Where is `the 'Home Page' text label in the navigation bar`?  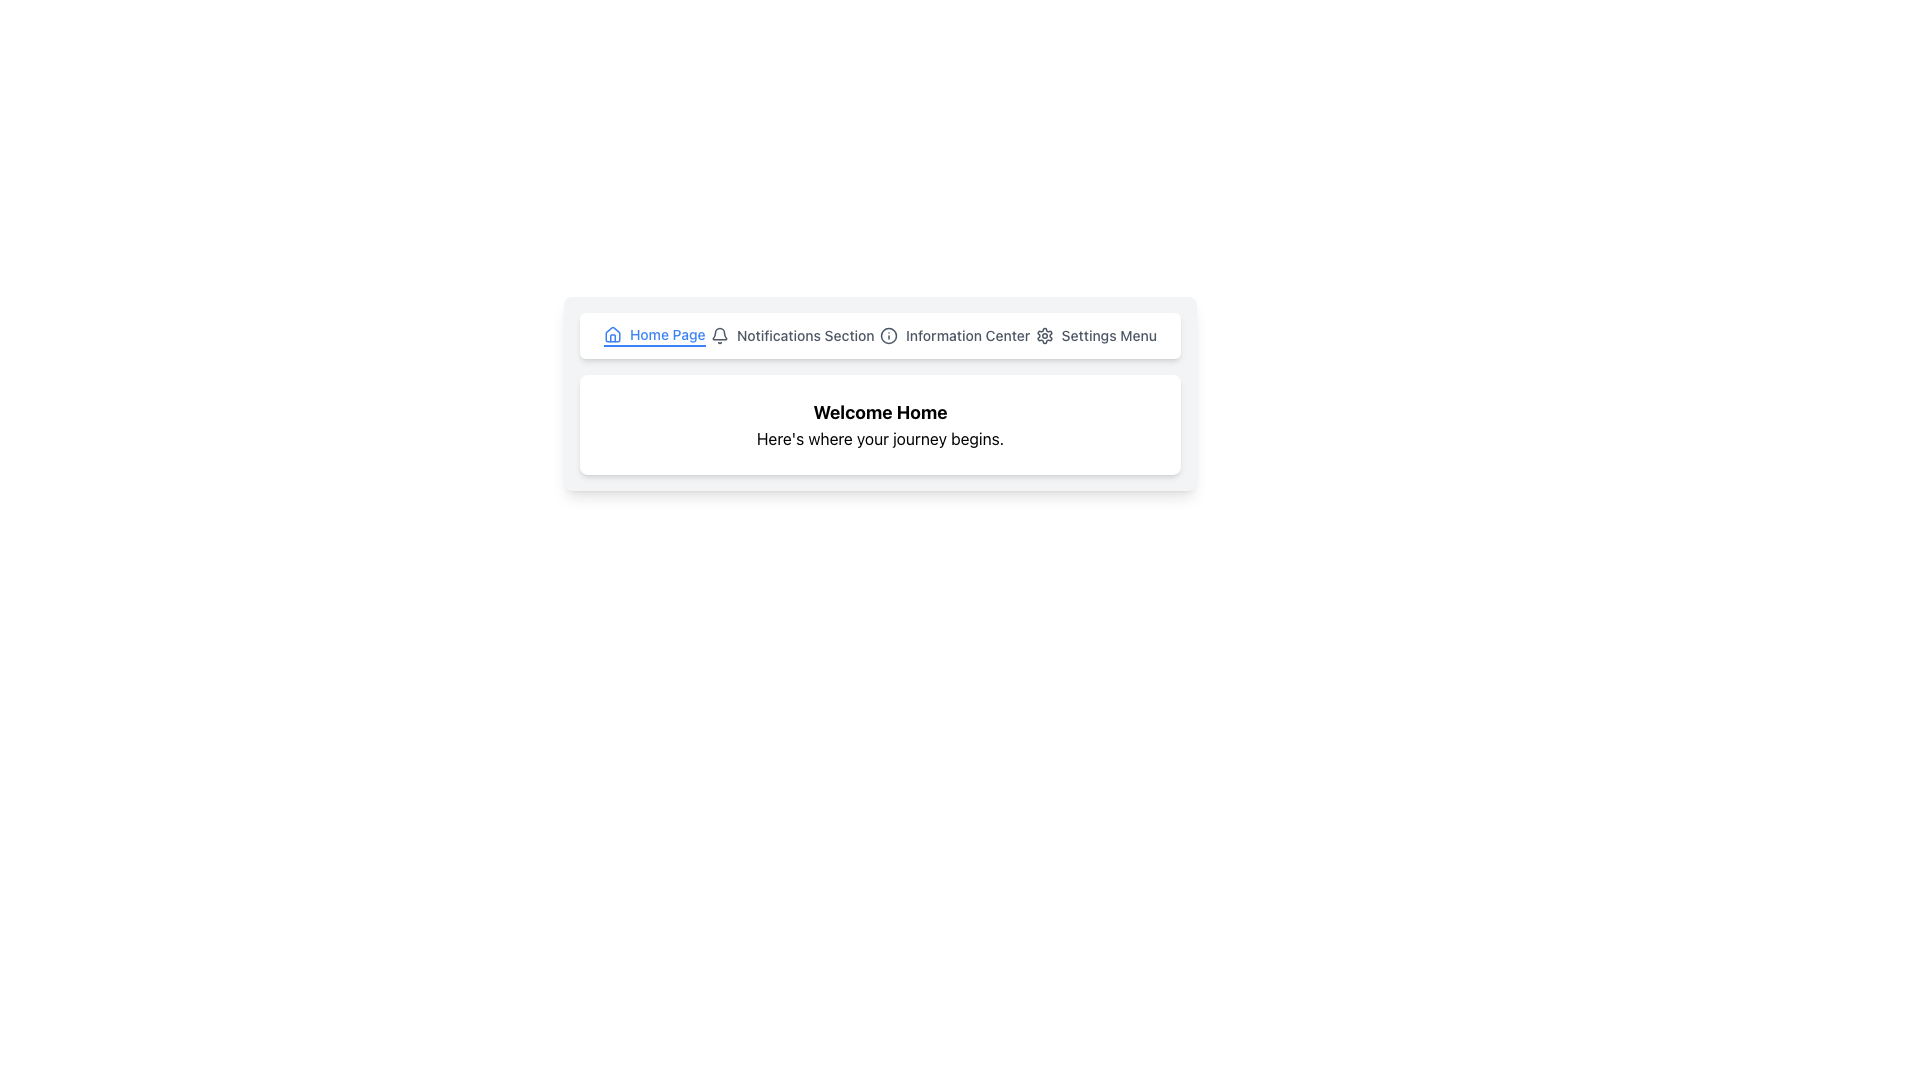 the 'Home Page' text label in the navigation bar is located at coordinates (667, 334).